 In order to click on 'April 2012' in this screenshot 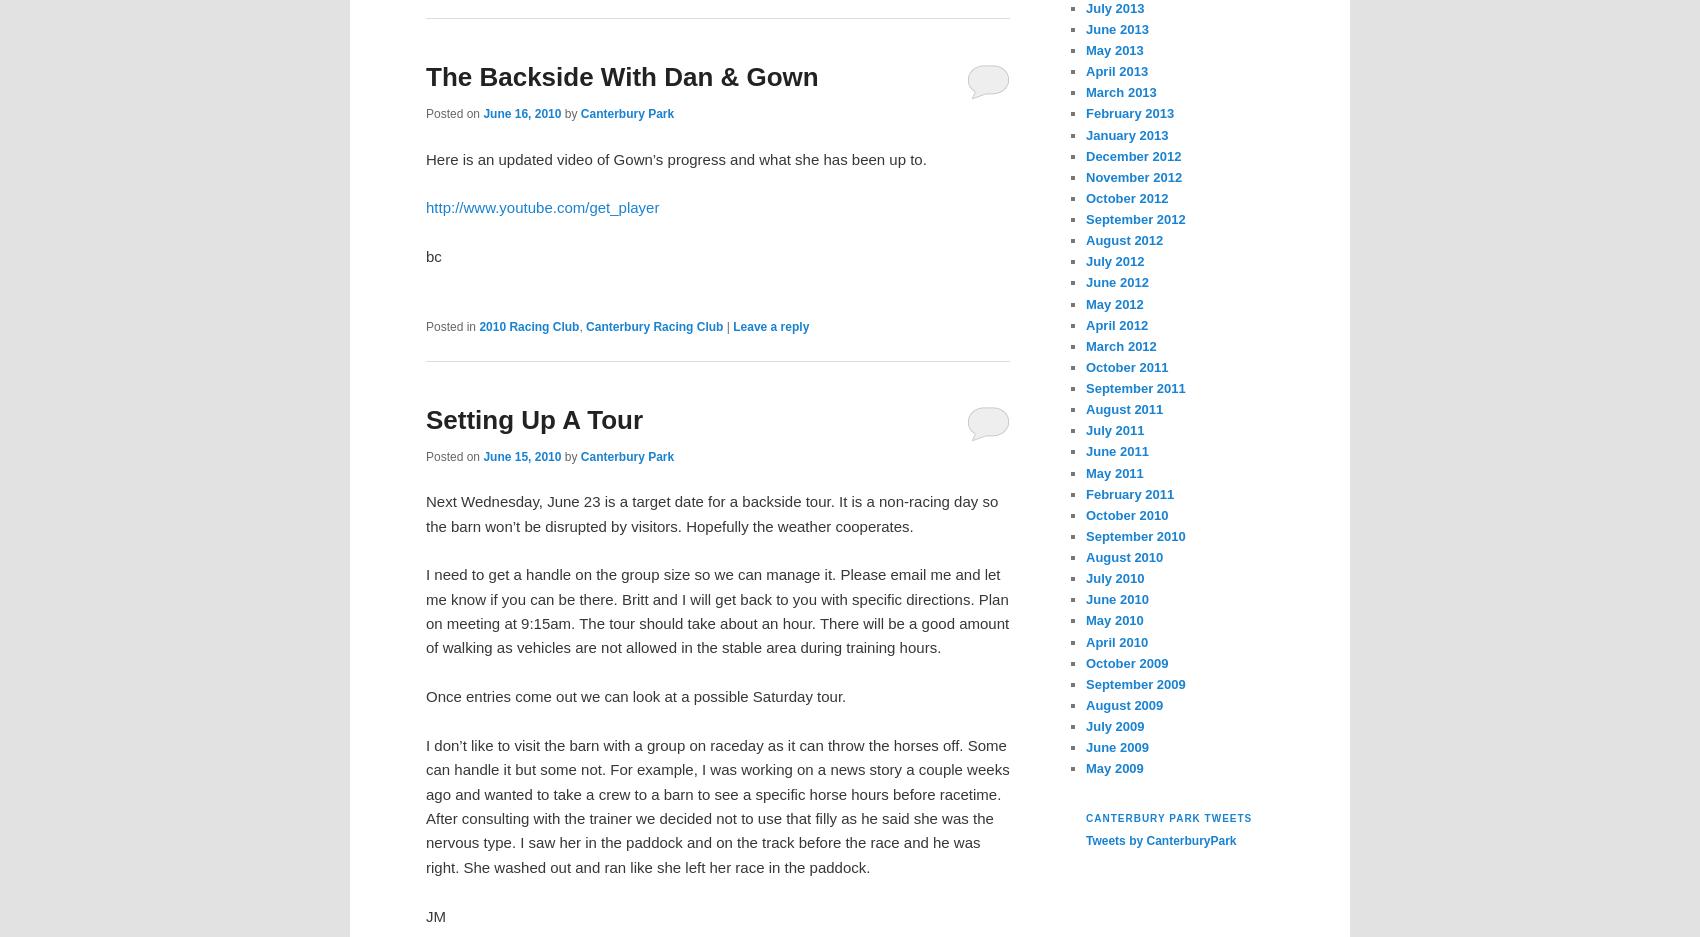, I will do `click(1117, 323)`.